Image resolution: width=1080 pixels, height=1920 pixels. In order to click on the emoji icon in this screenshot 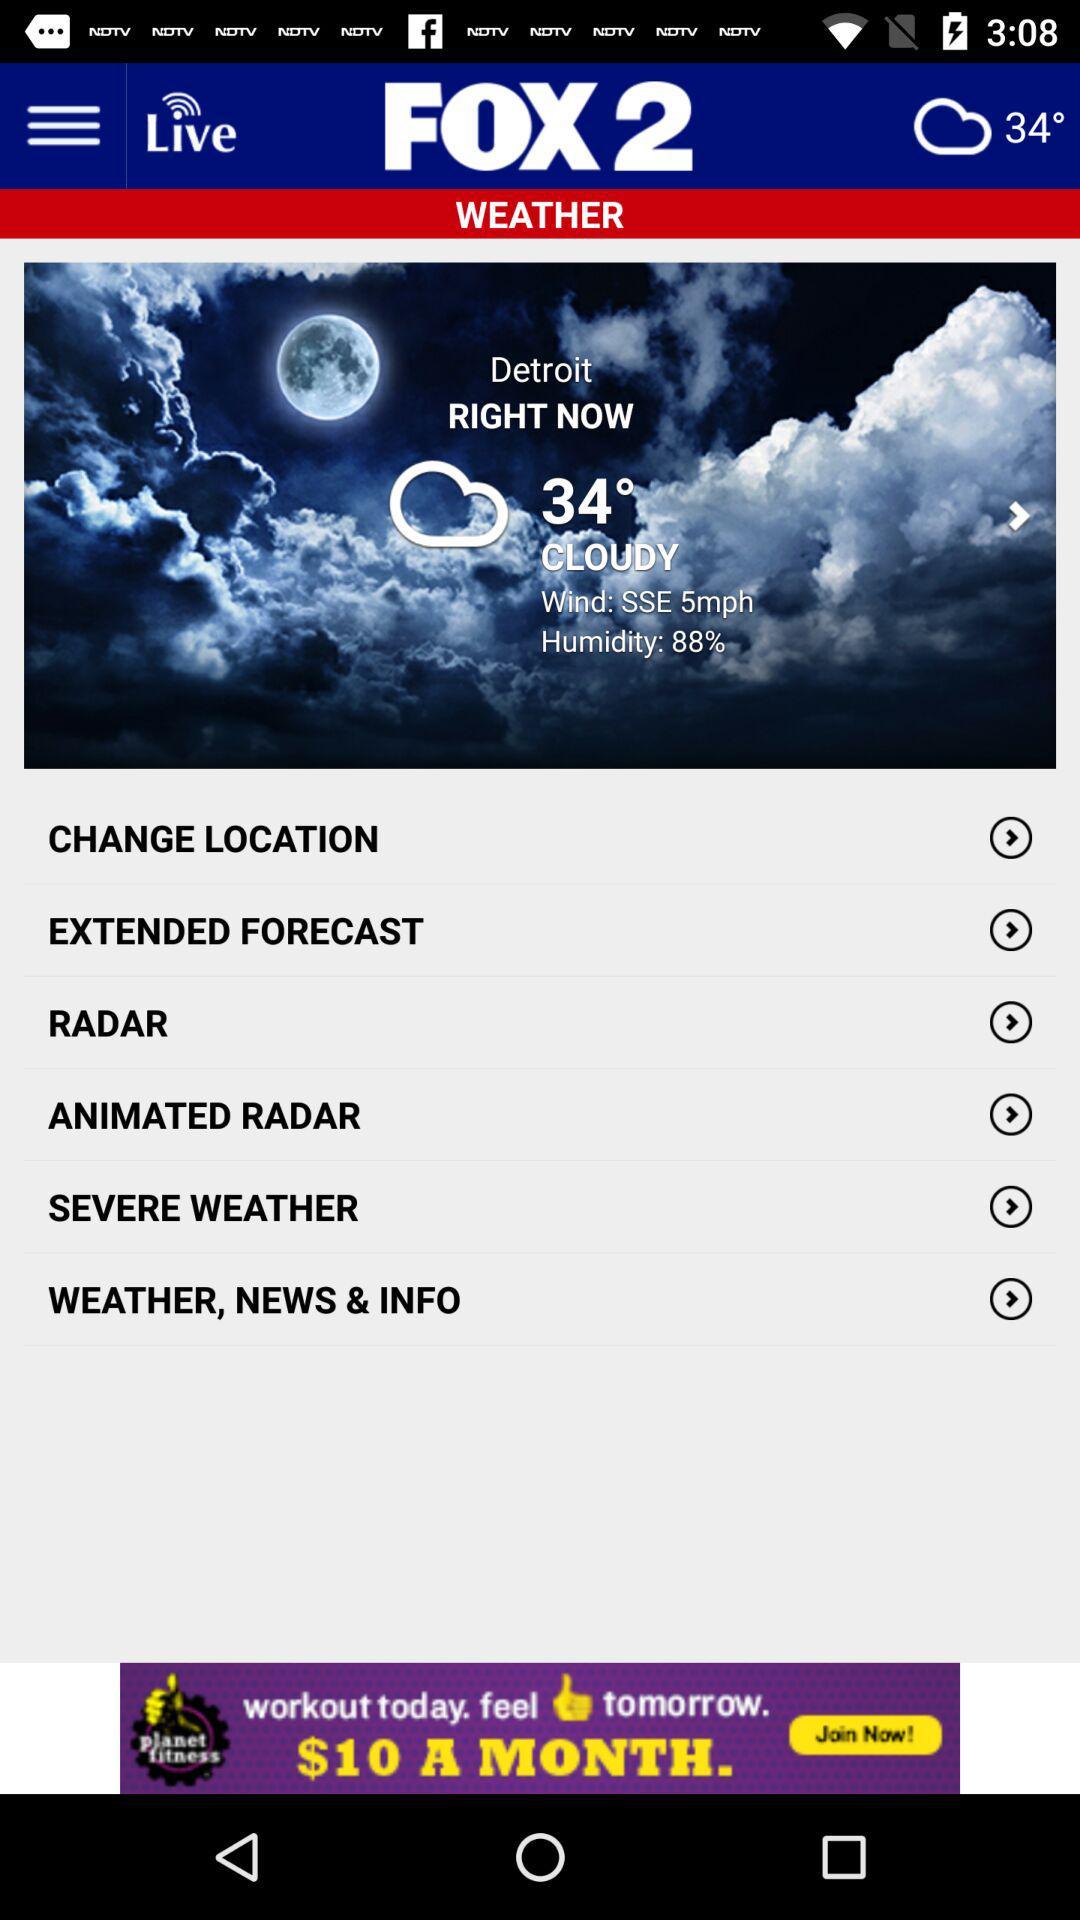, I will do `click(988, 124)`.